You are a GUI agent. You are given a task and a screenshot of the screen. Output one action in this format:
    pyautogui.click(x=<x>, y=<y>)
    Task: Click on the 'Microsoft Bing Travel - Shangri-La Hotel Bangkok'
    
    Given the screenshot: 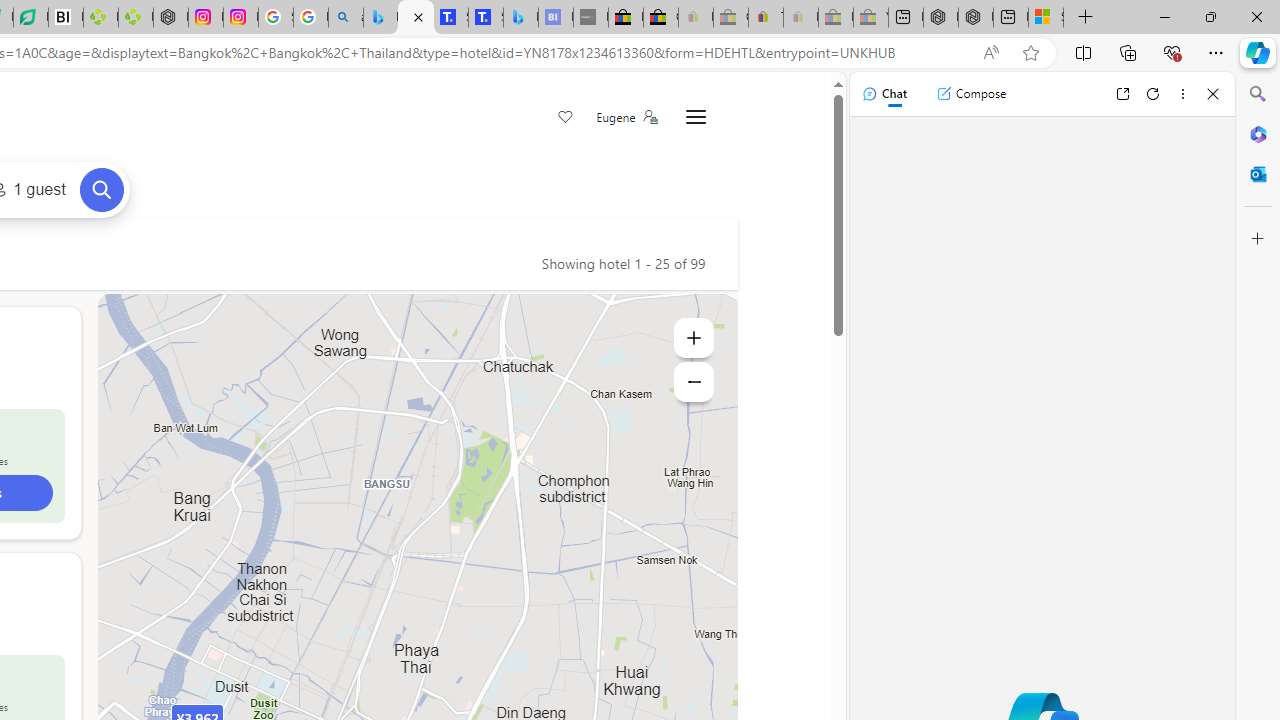 What is the action you would take?
    pyautogui.click(x=520, y=17)
    